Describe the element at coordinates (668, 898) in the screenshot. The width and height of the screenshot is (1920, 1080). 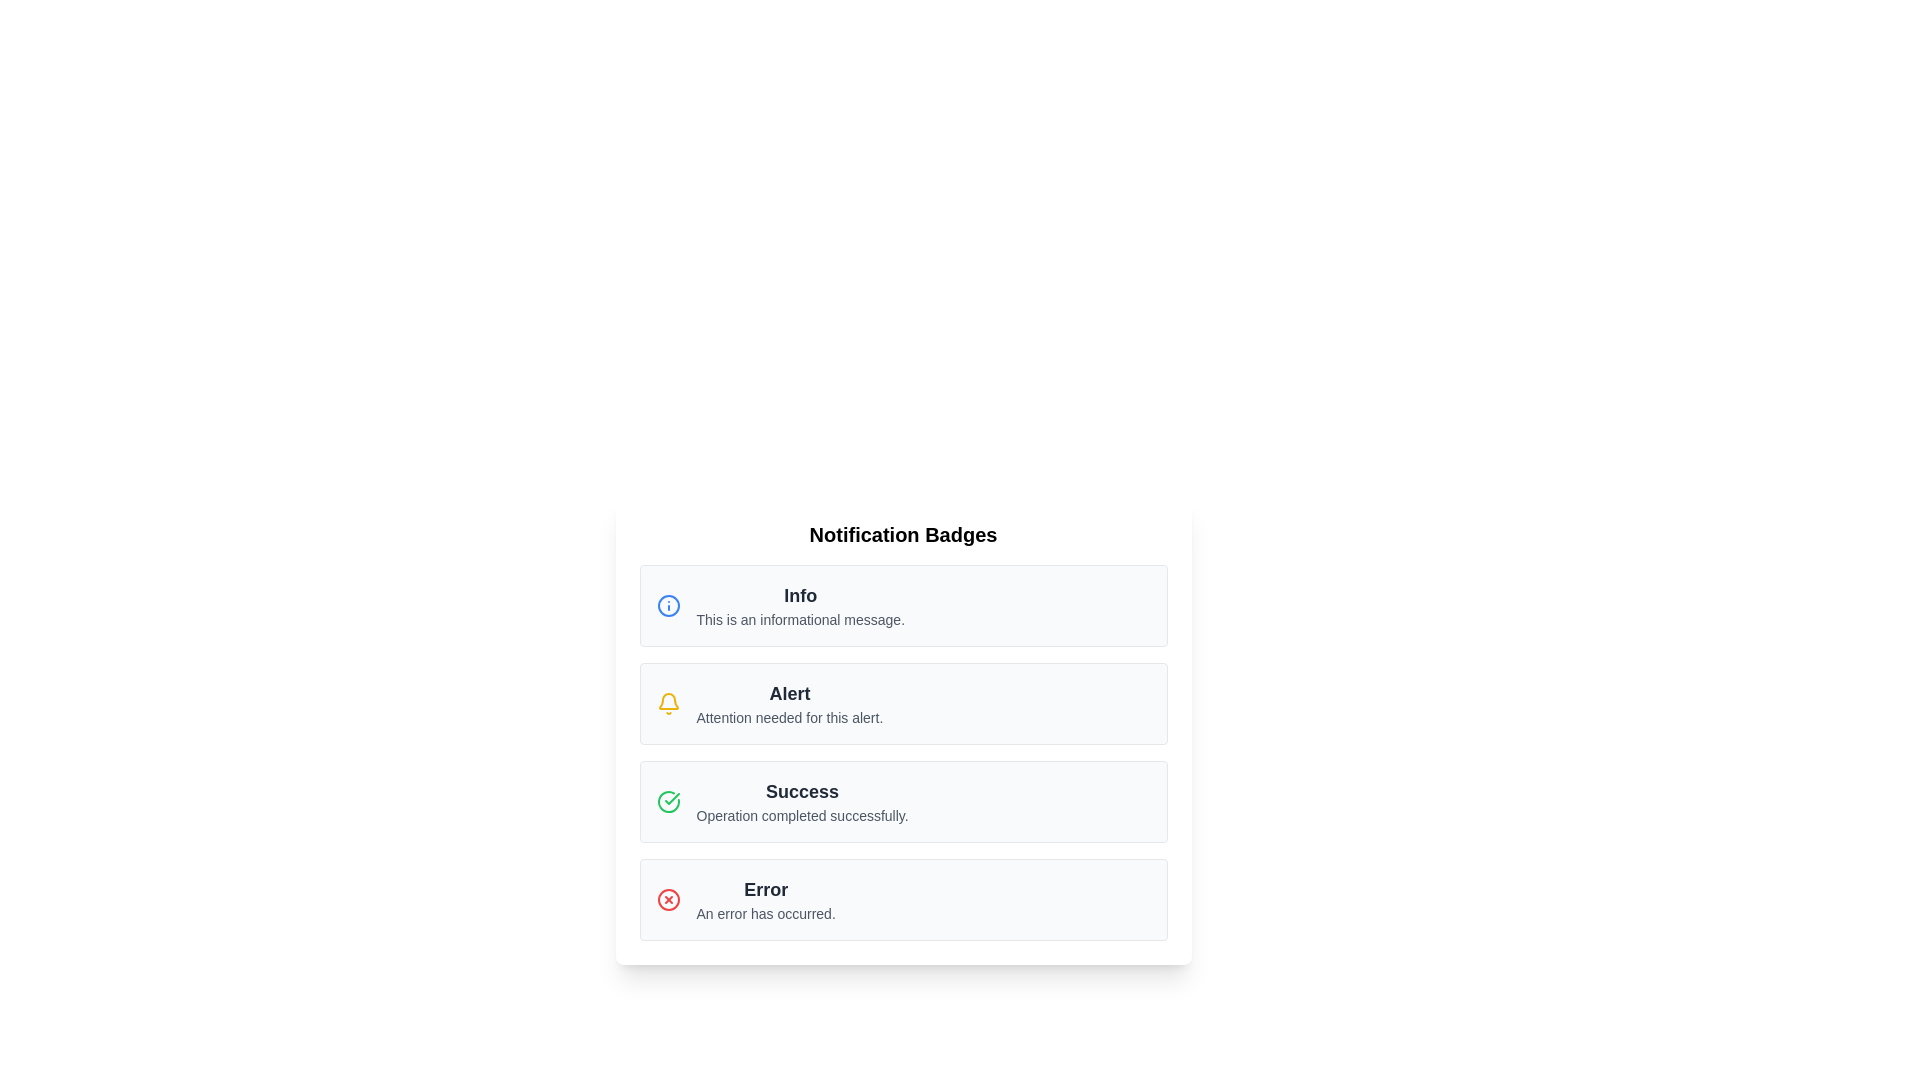
I see `the red circular error icon with an 'X' inside, located within the error notification card to the left of the text 'Error' and 'An error has occurred.'` at that location.